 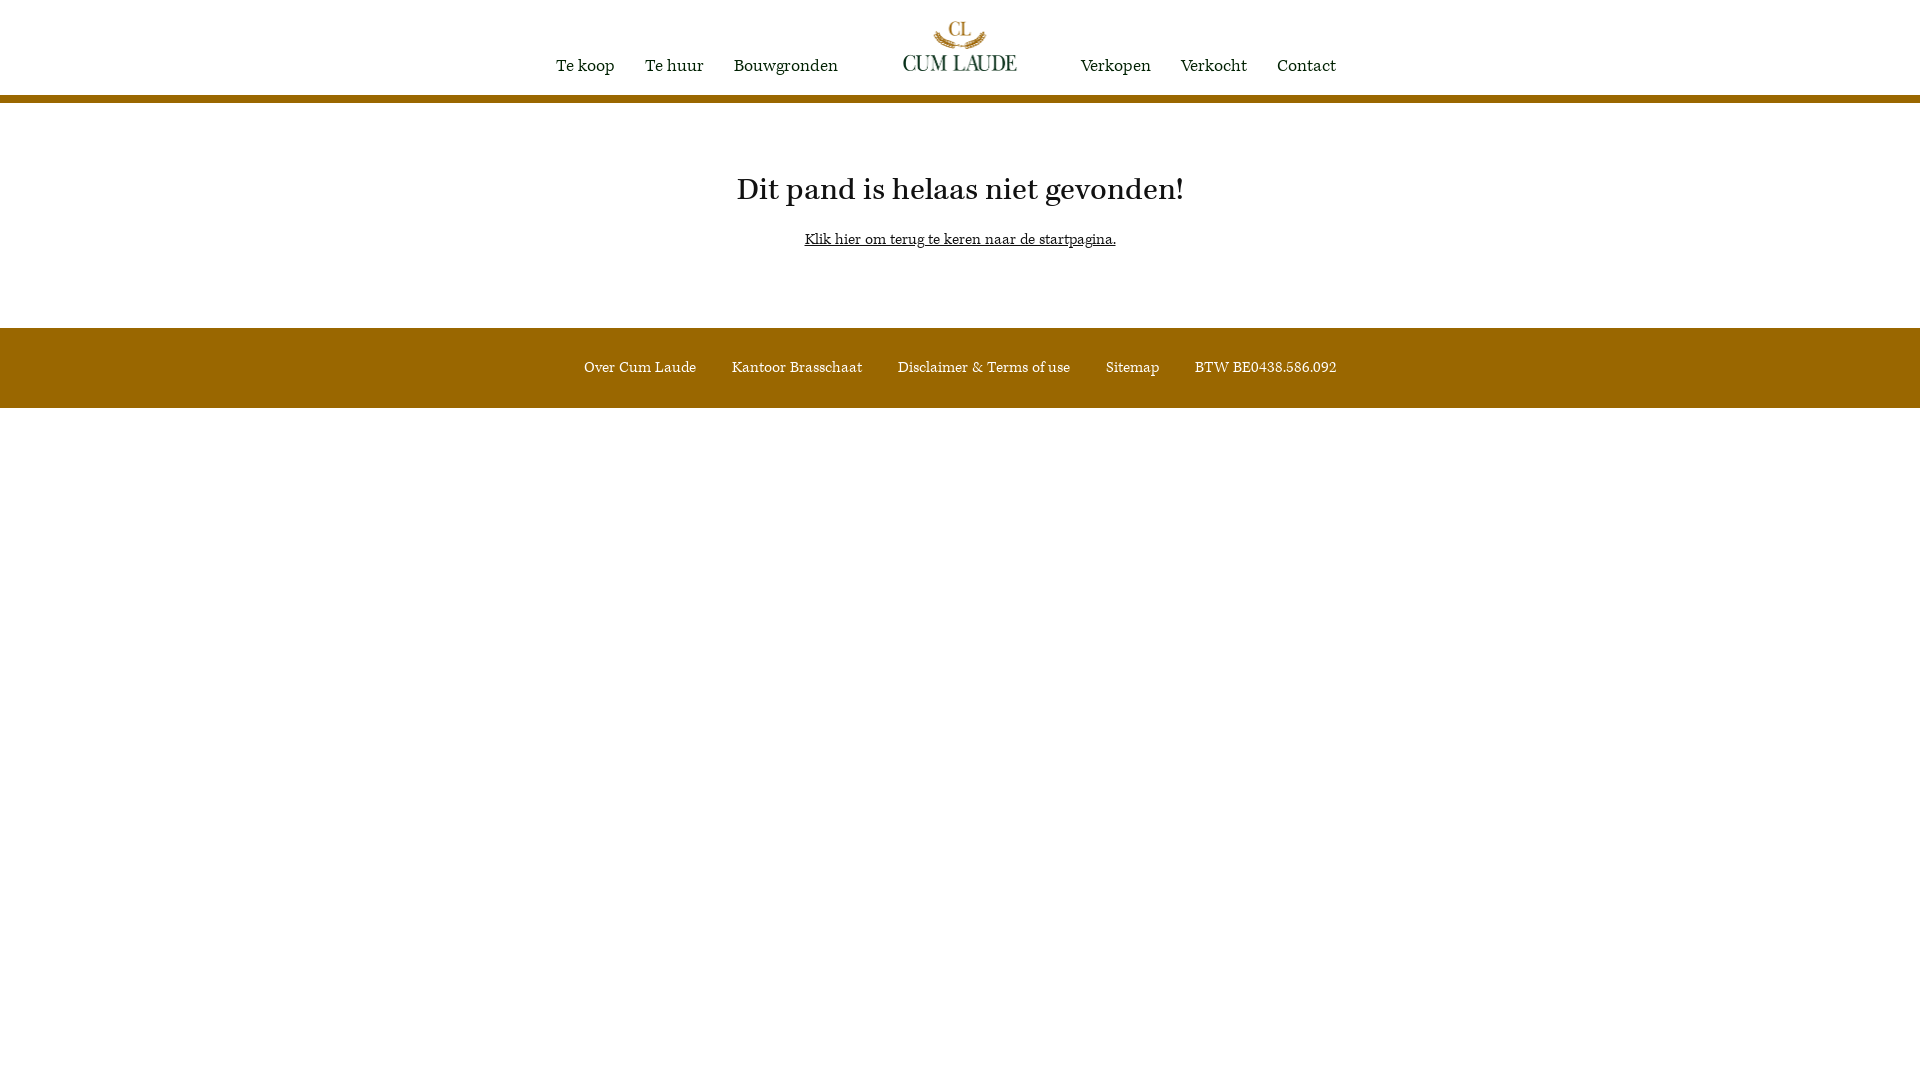 I want to click on 'Sitemap', so click(x=1132, y=367).